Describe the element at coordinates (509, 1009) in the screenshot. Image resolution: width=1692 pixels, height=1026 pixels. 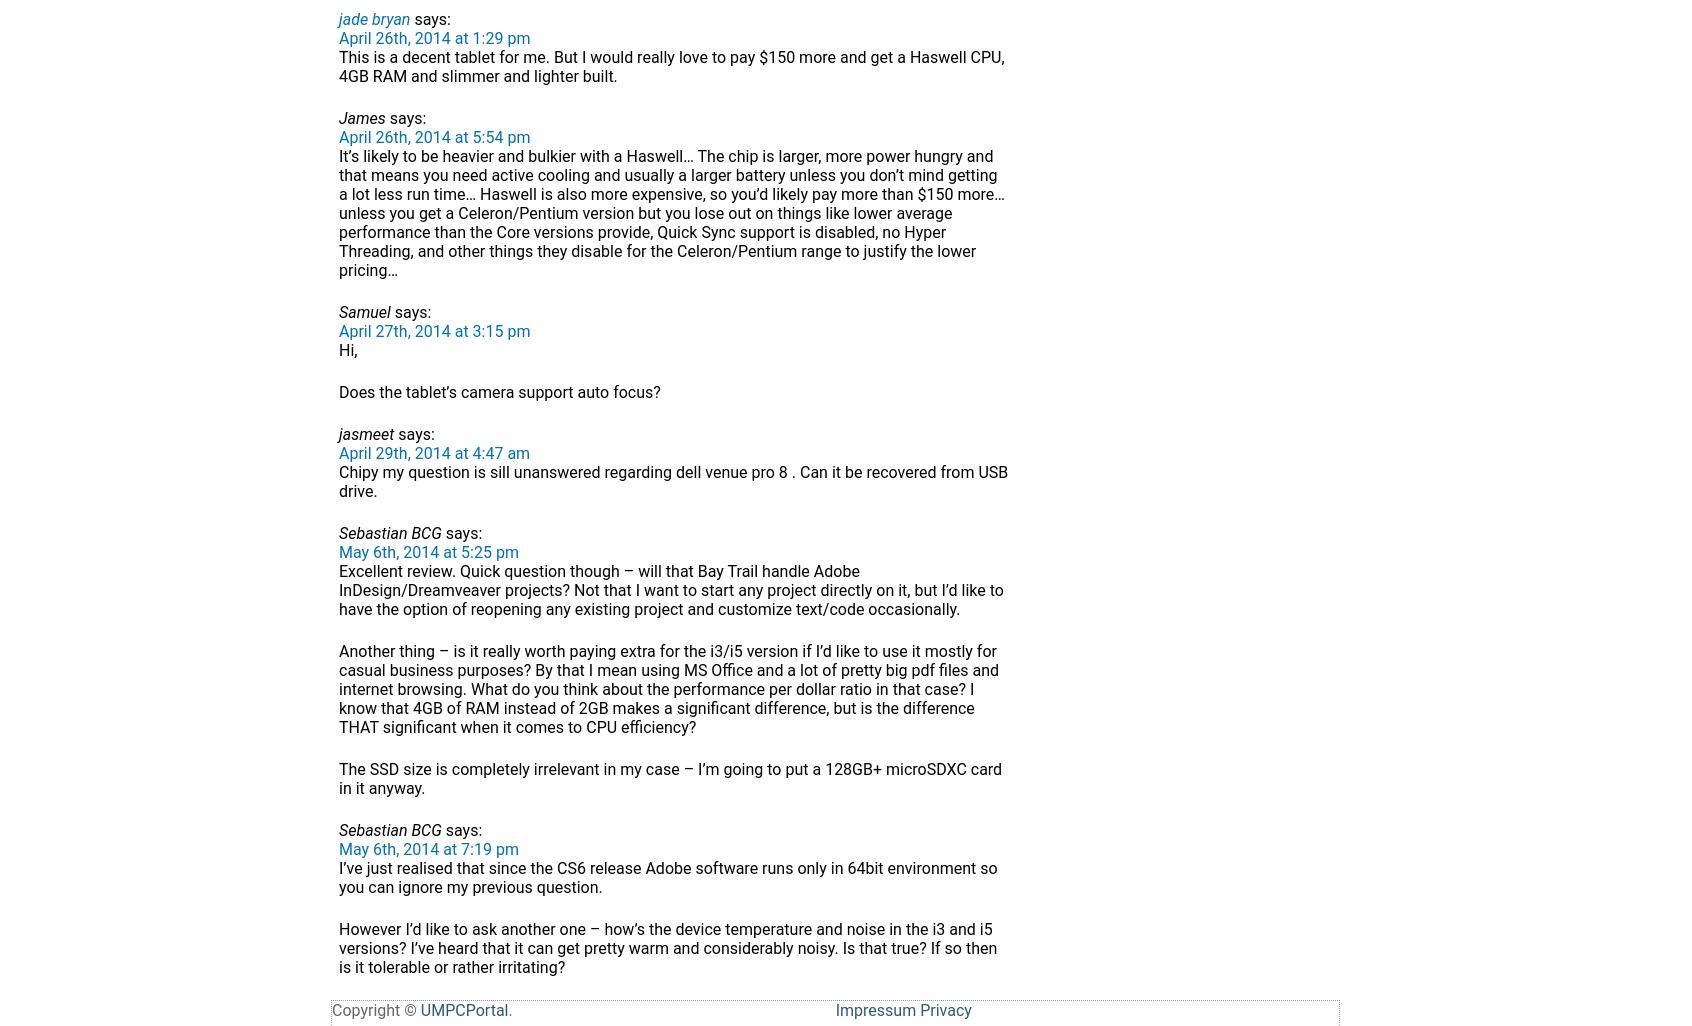
I see `'.'` at that location.